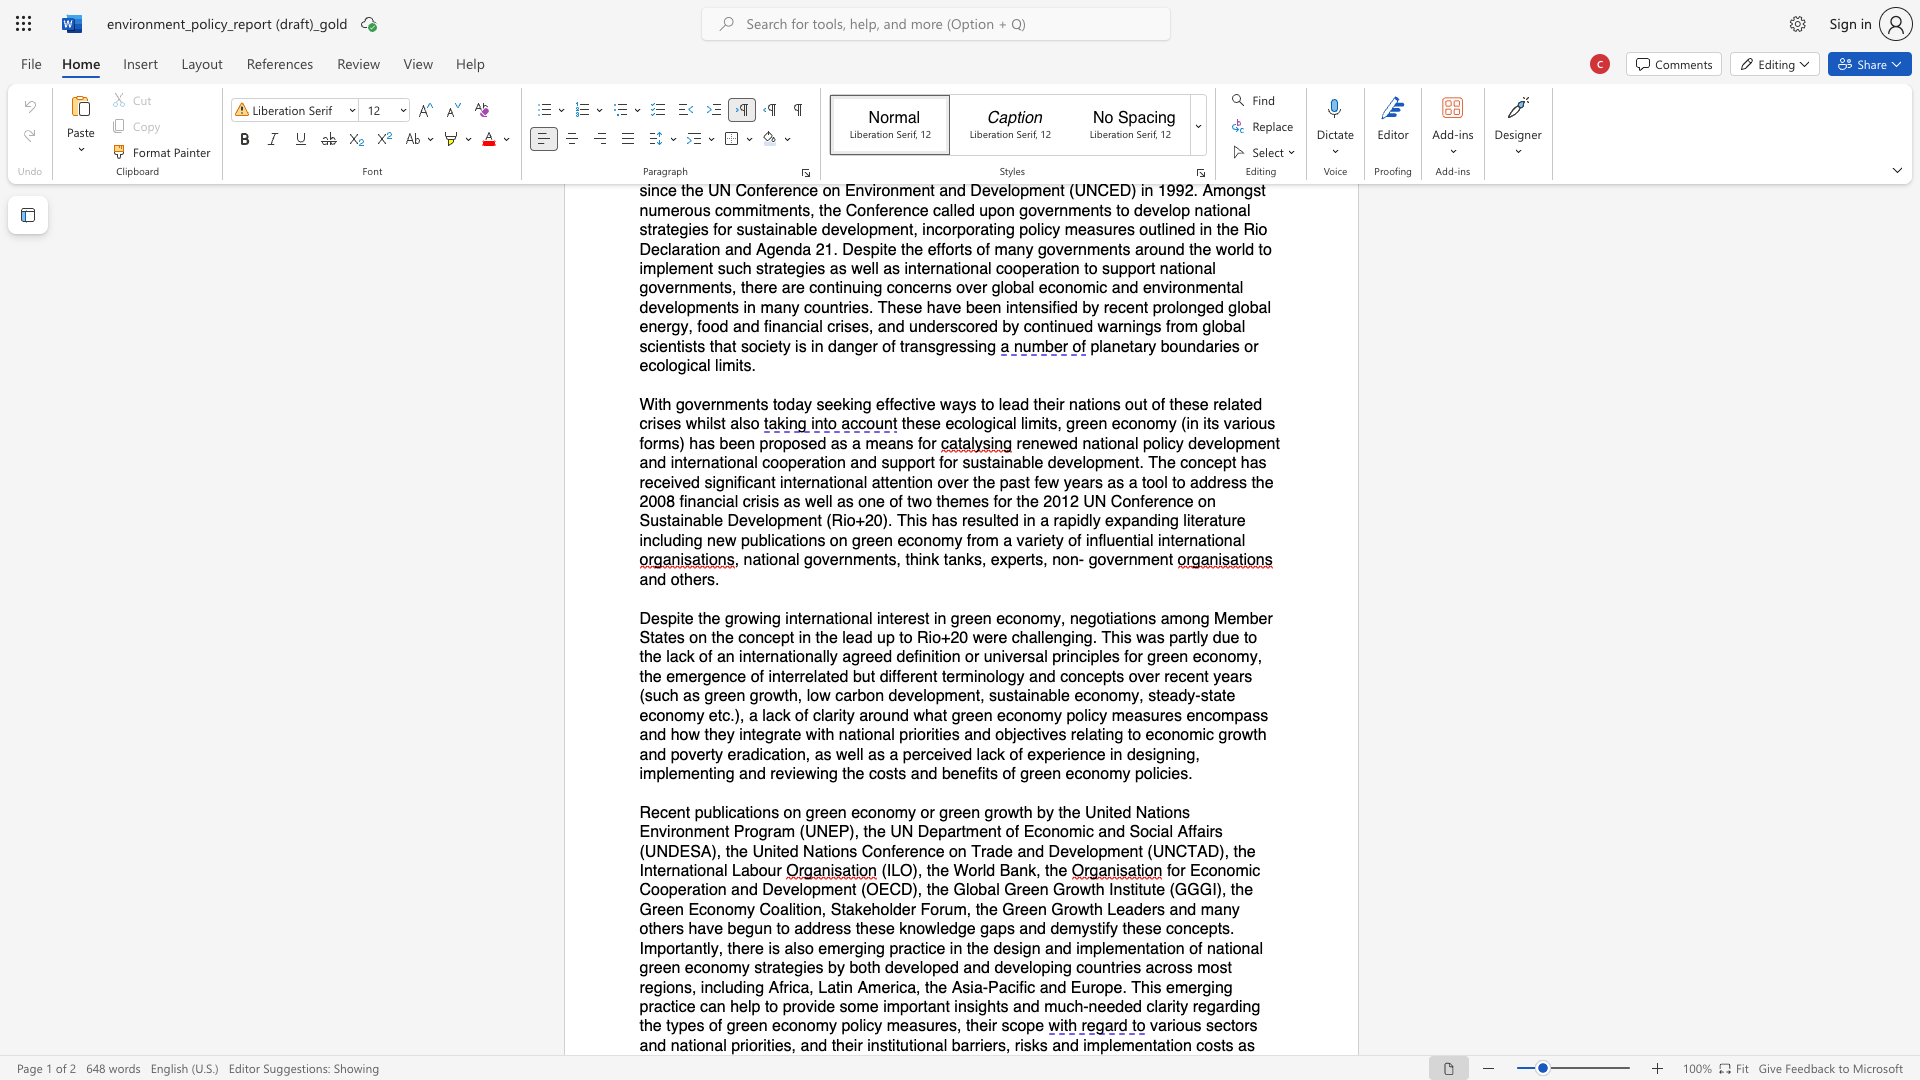 Image resolution: width=1920 pixels, height=1080 pixels. What do you see at coordinates (730, 1044) in the screenshot?
I see `the subset text "prior" within the text "various sectors and national priorities, and their institutional barriers,"` at bounding box center [730, 1044].